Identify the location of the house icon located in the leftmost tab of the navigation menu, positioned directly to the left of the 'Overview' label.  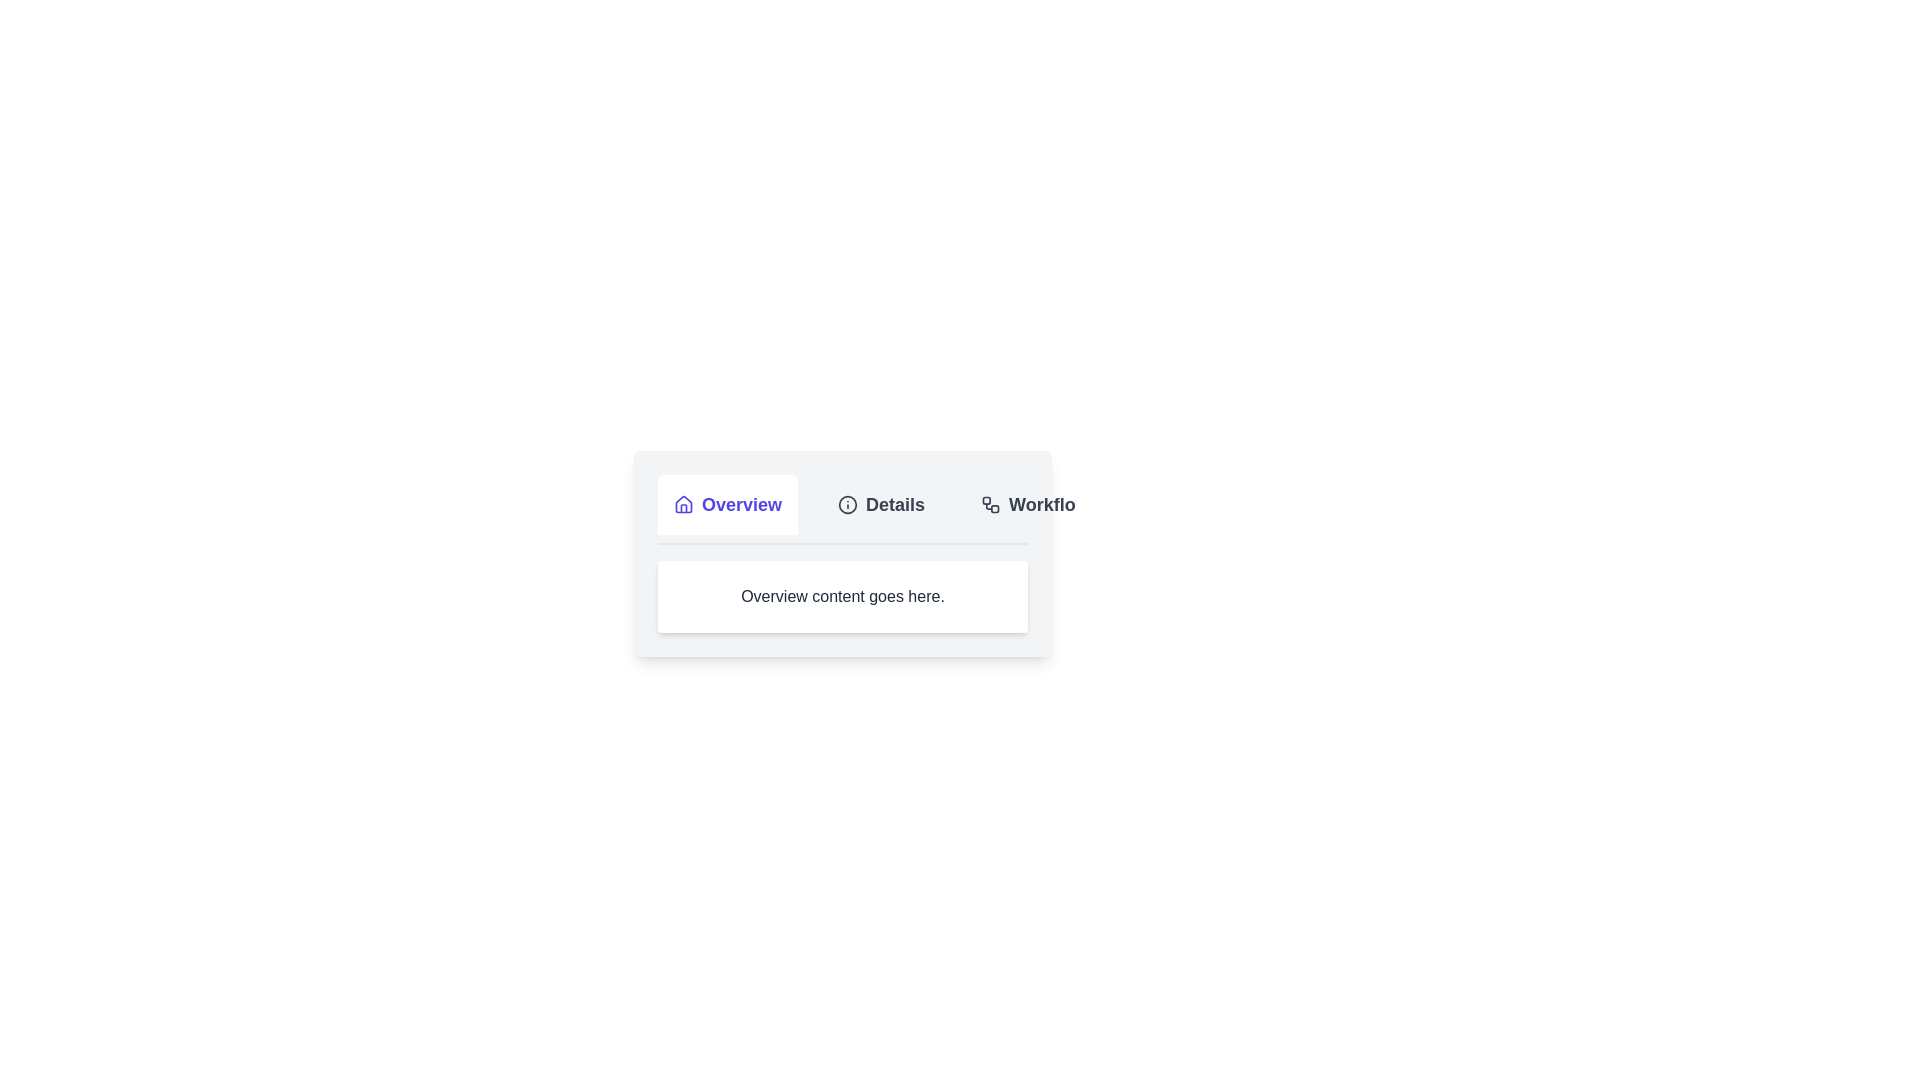
(684, 503).